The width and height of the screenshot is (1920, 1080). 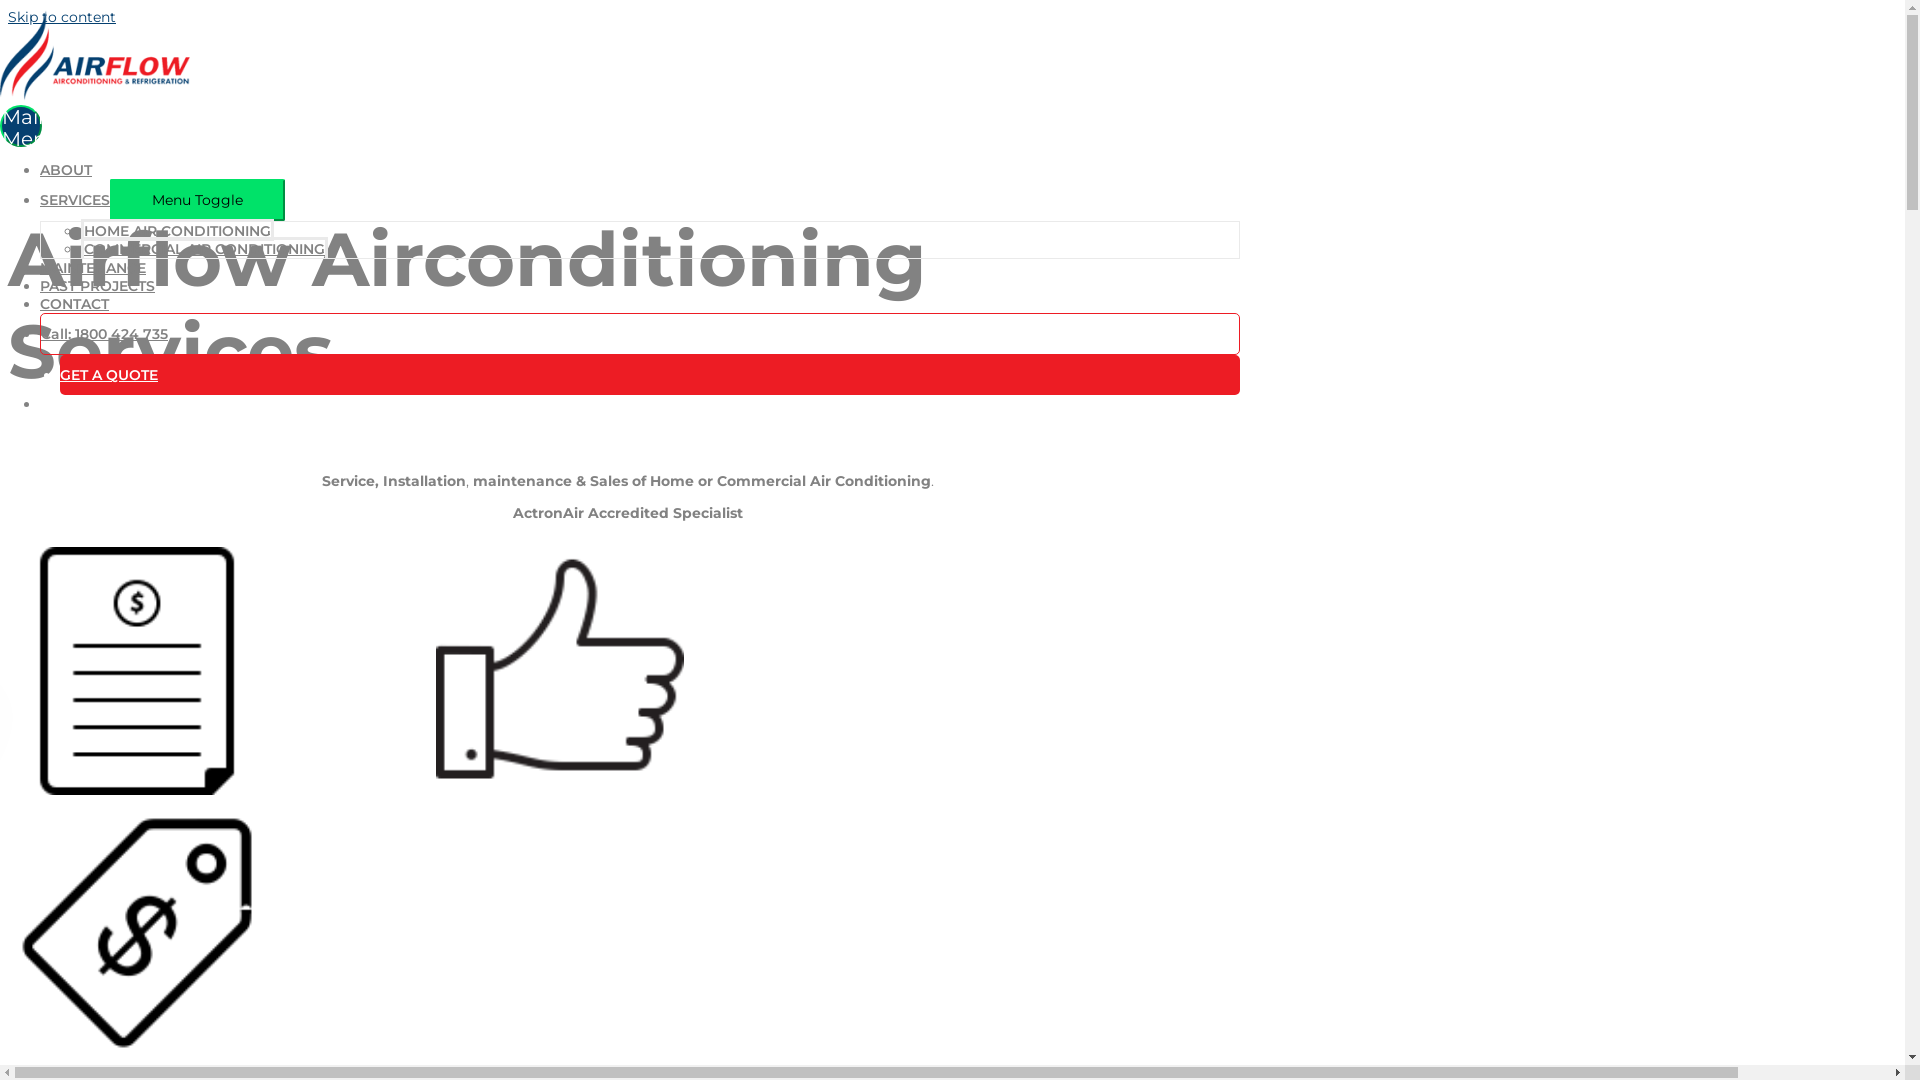 I want to click on 'PAST PROJECTS', so click(x=39, y=285).